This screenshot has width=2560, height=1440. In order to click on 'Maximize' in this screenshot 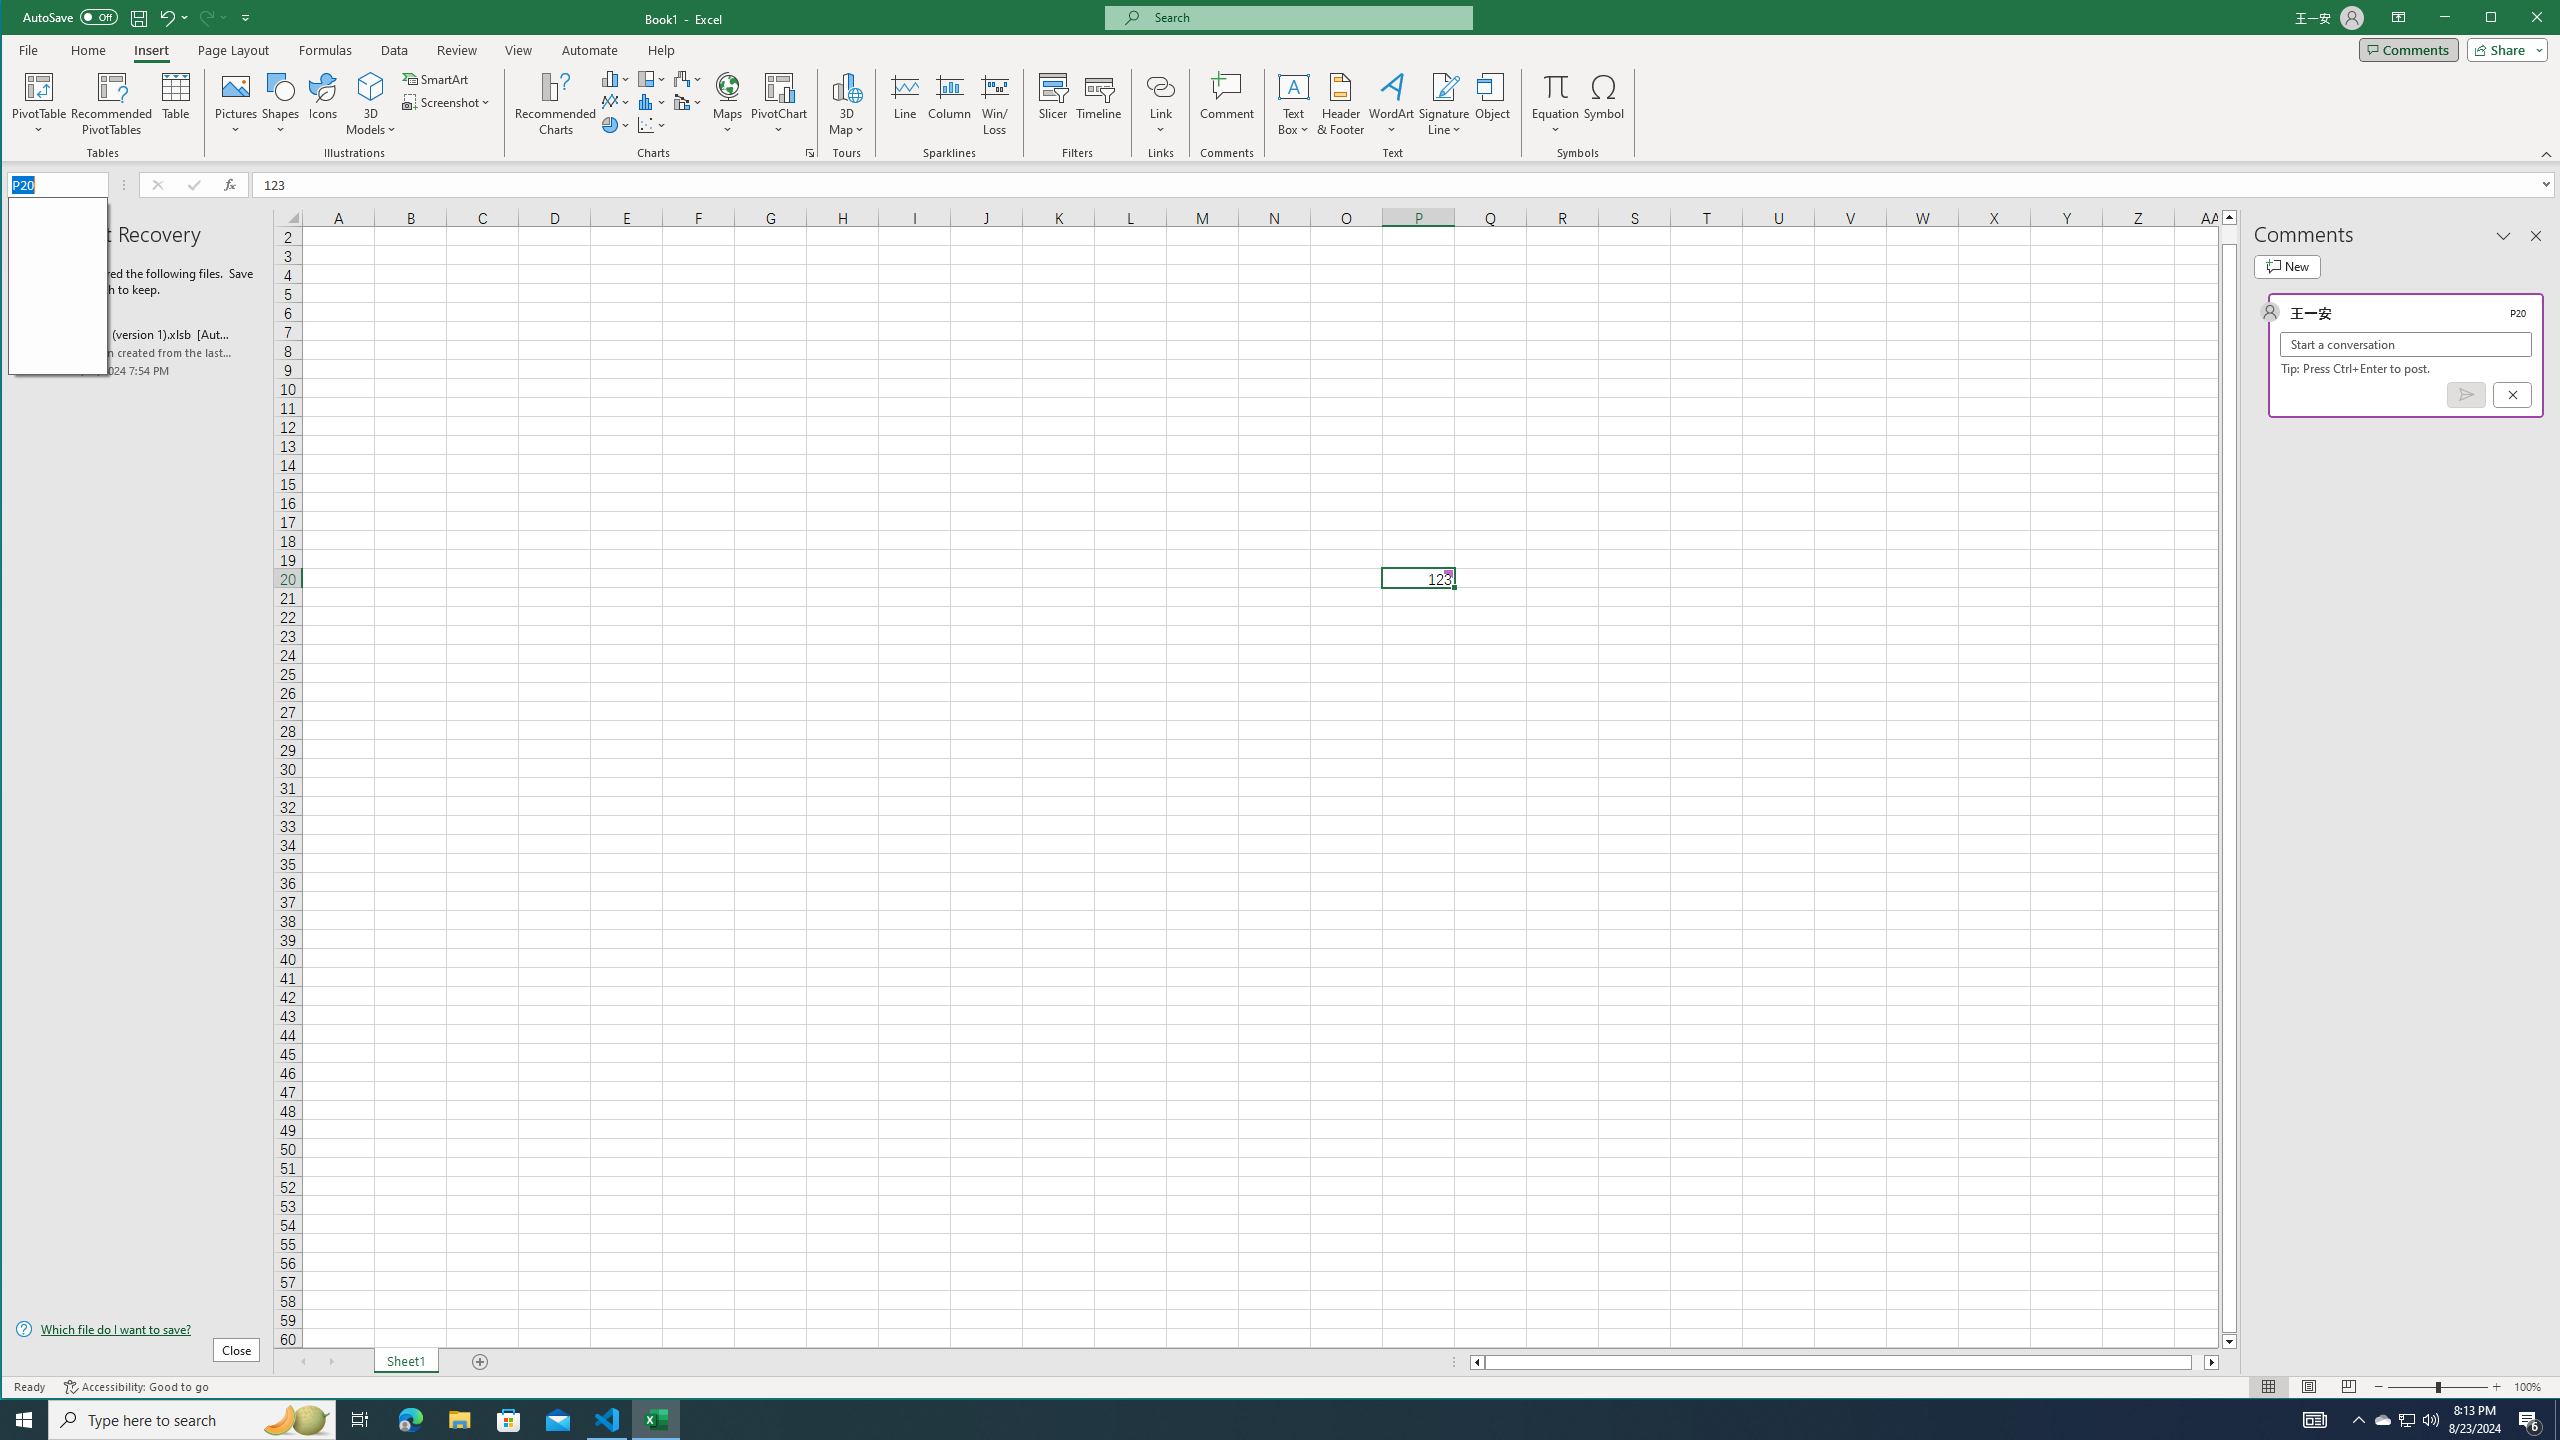, I will do `click(2519, 19)`.